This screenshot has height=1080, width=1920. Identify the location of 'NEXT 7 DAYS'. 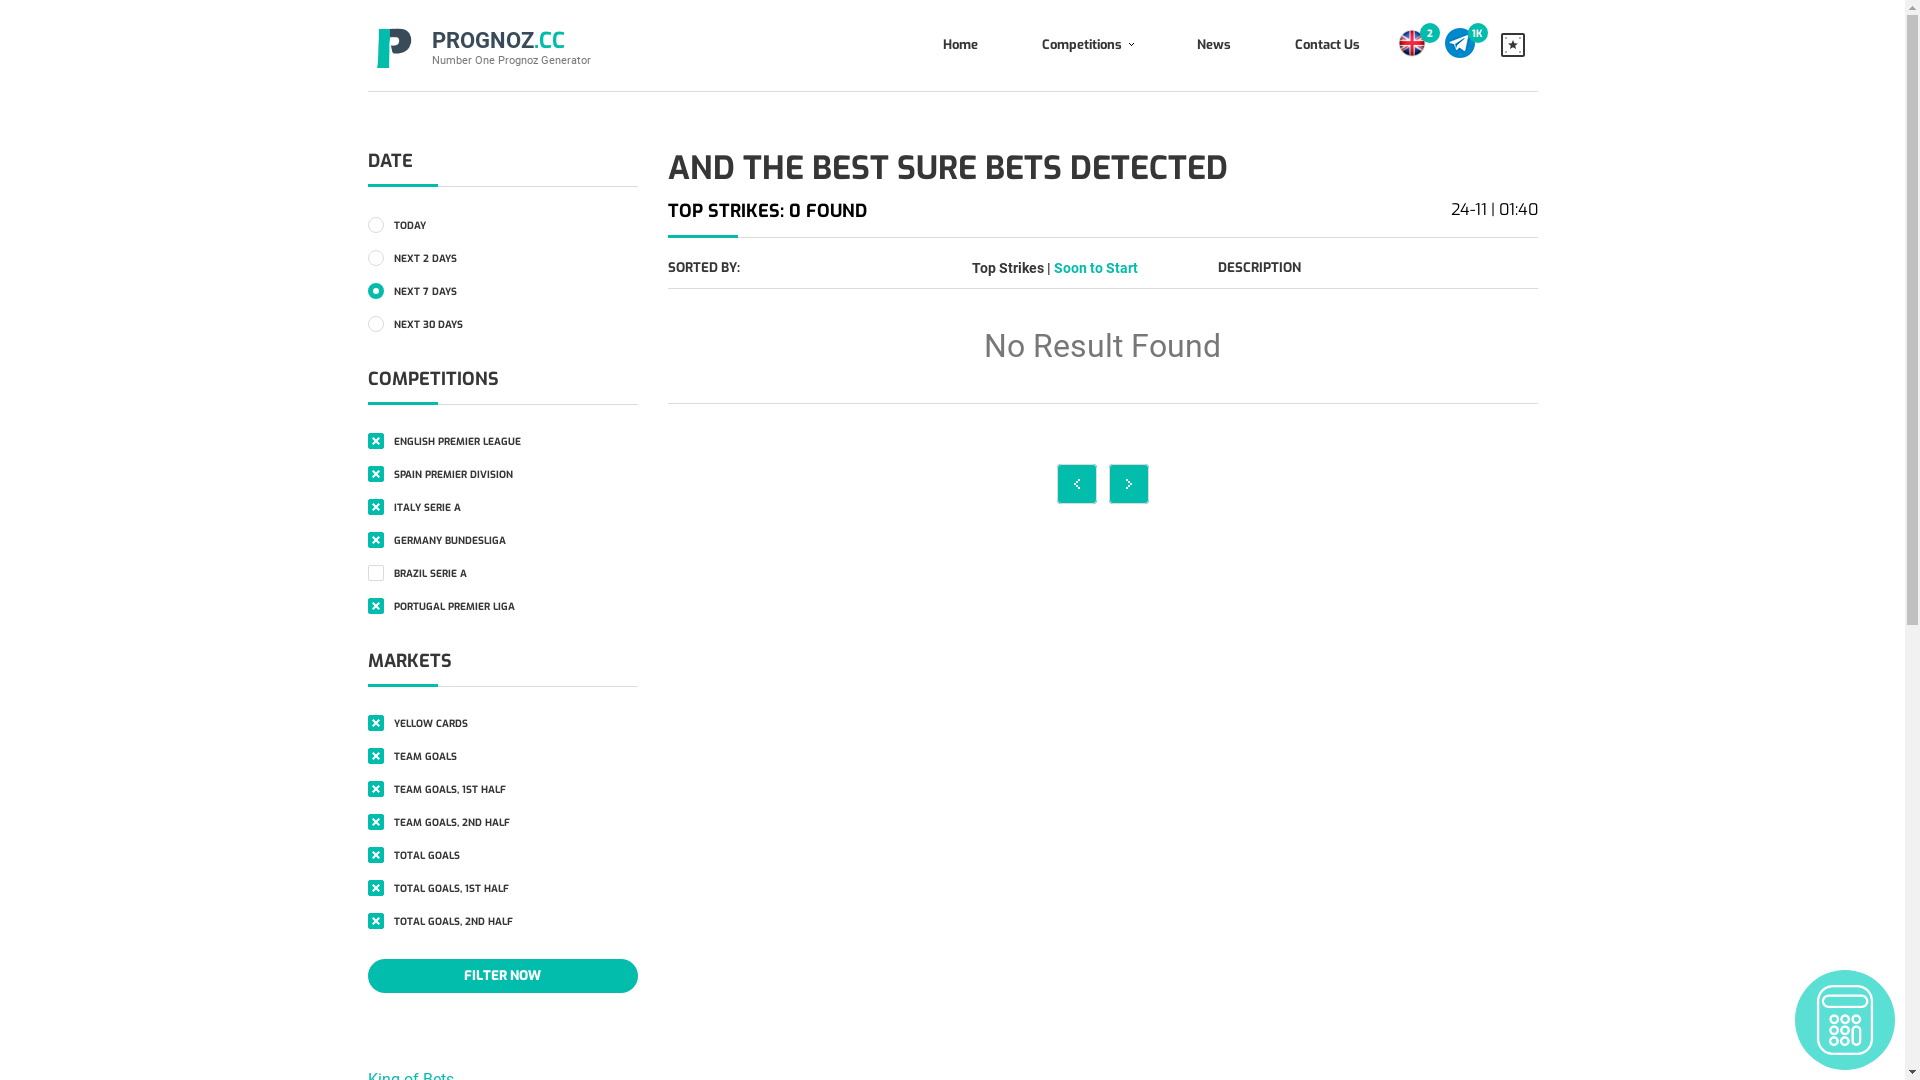
(503, 290).